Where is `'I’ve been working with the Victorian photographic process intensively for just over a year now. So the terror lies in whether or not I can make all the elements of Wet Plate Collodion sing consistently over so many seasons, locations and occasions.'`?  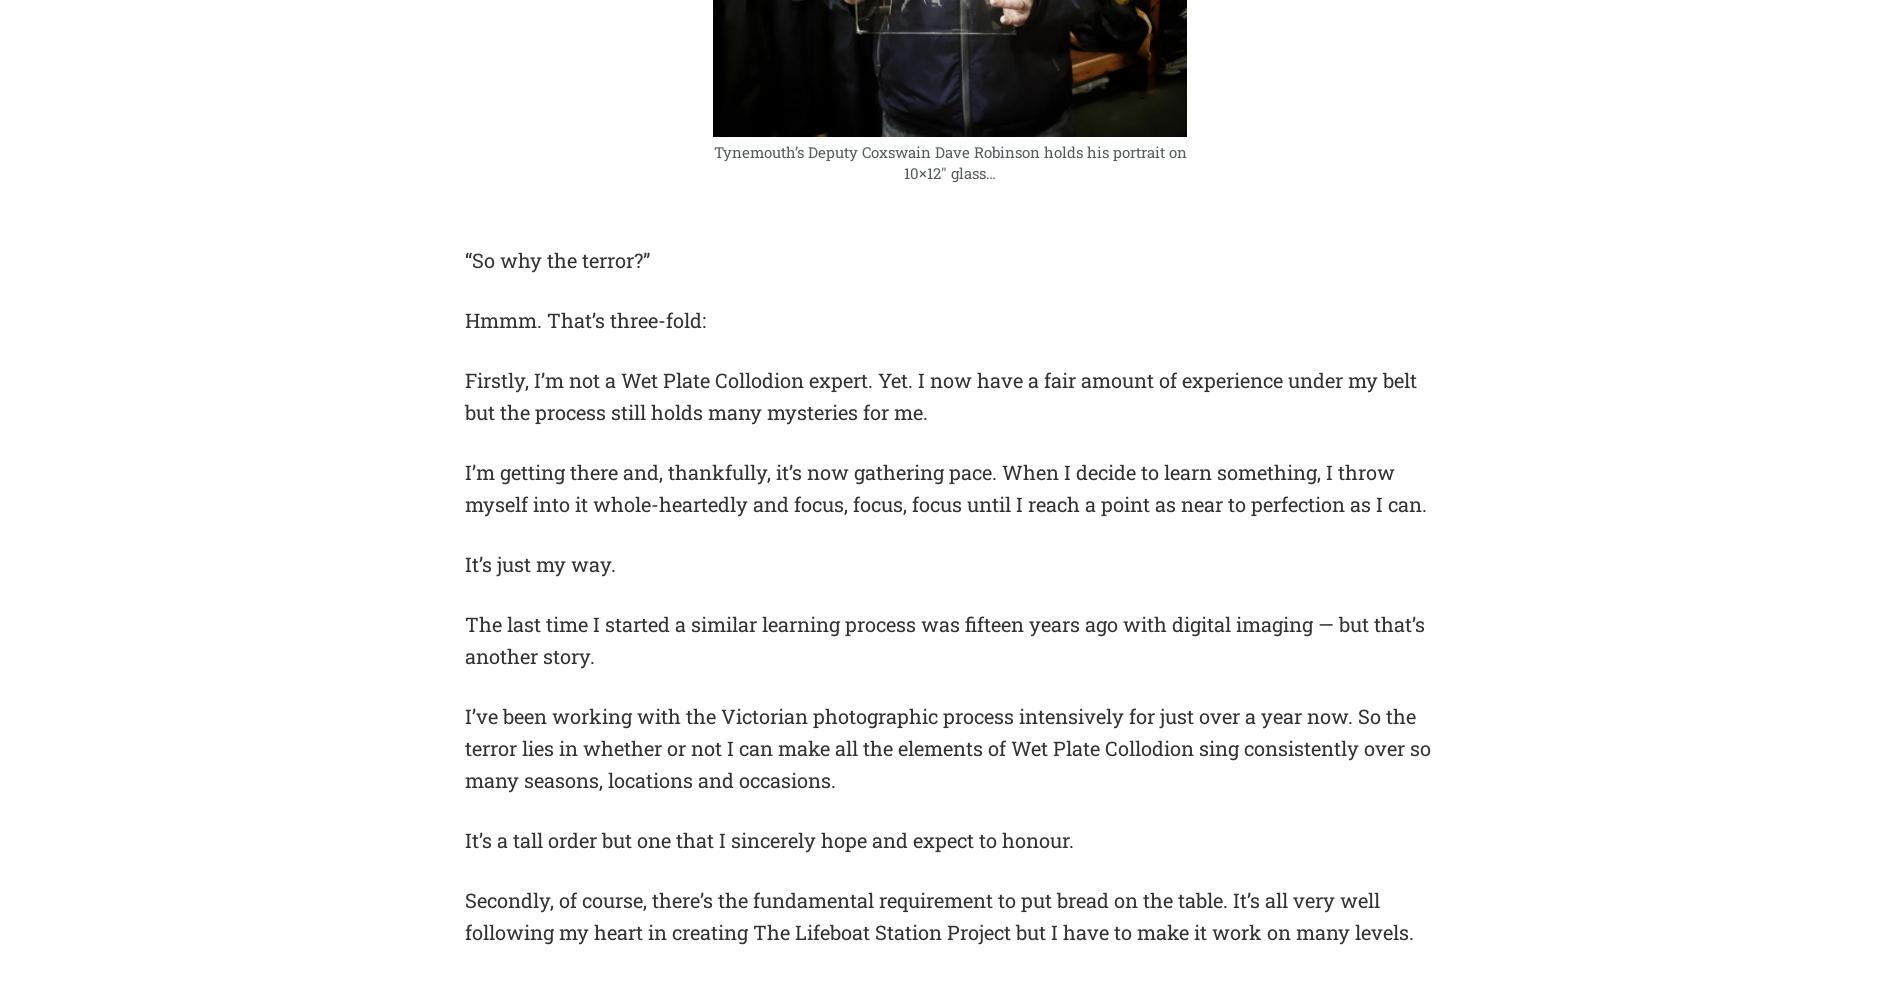 'I’ve been working with the Victorian photographic process intensively for just over a year now. So the terror lies in whether or not I can make all the elements of Wet Plate Collodion sing consistently over so many seasons, locations and occasions.' is located at coordinates (463, 747).